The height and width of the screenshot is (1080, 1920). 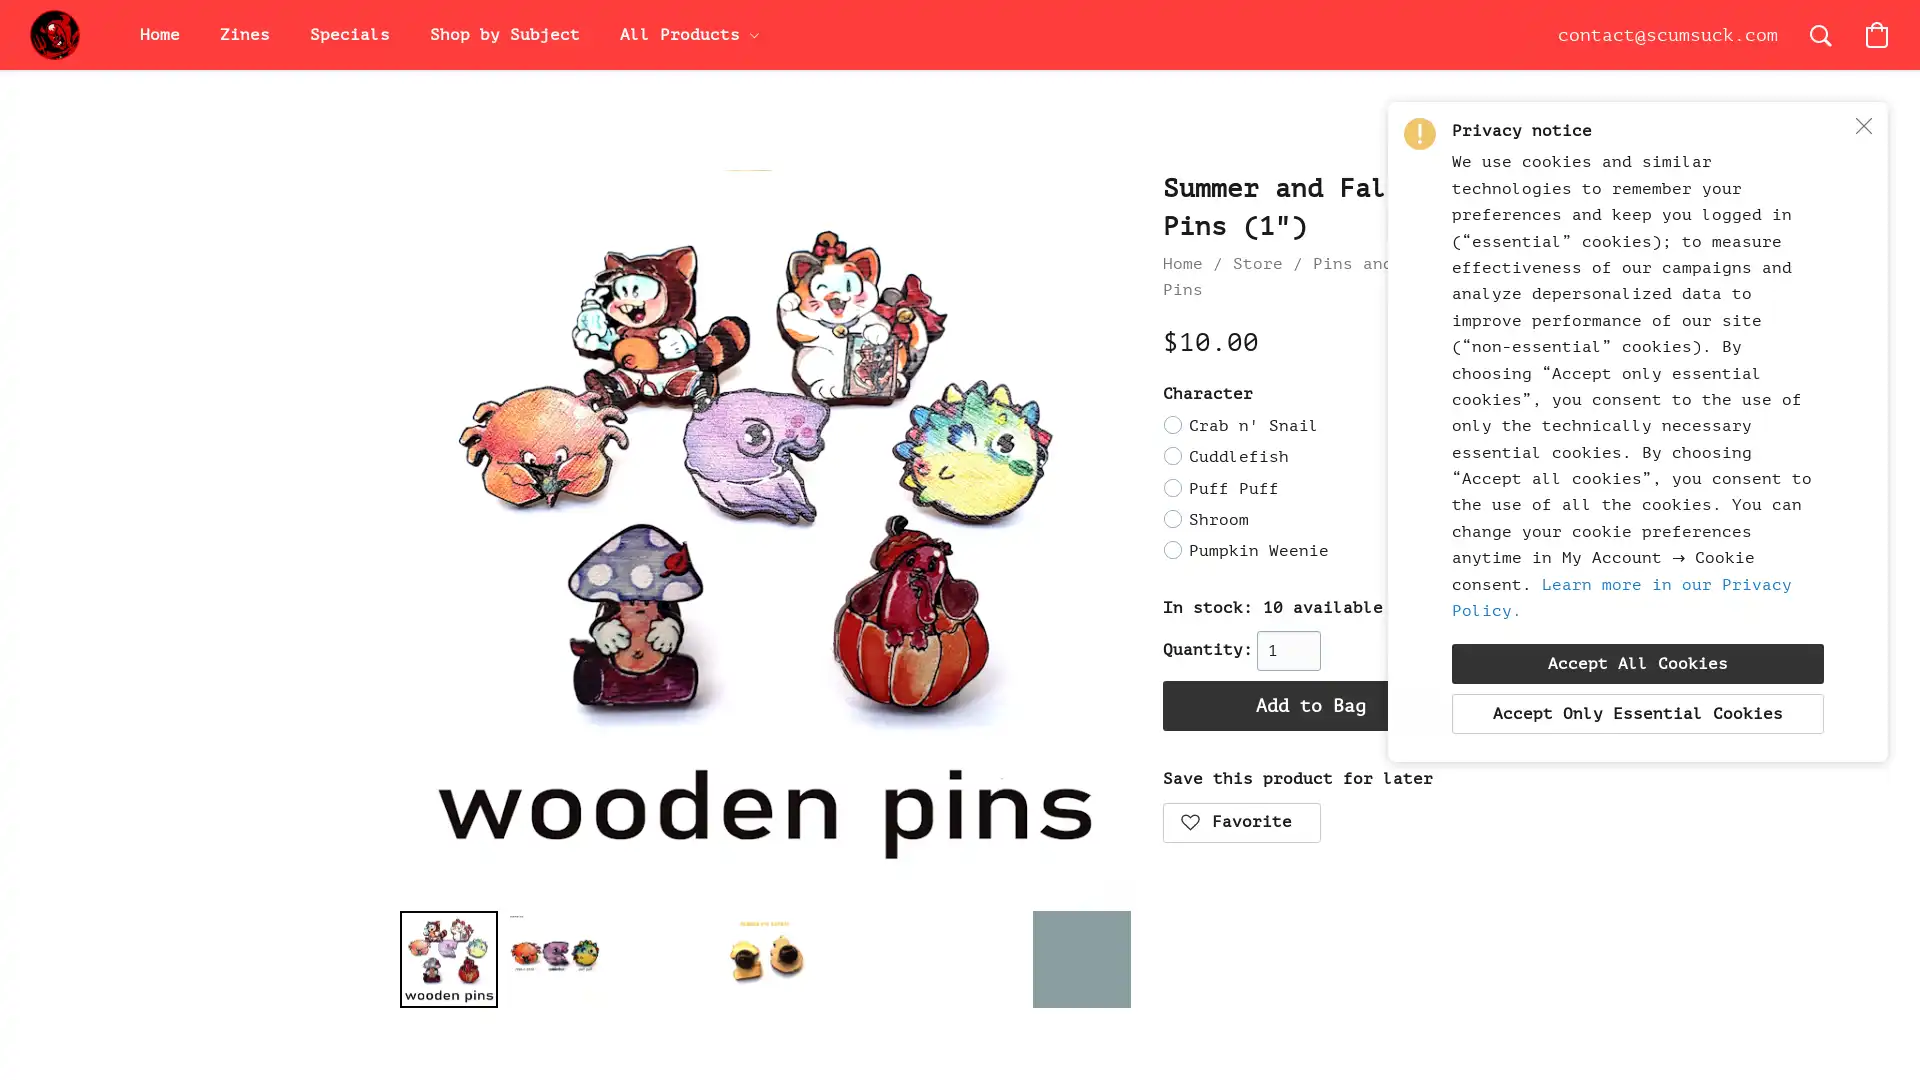 What do you see at coordinates (1240, 821) in the screenshot?
I see `Save this product for later` at bounding box center [1240, 821].